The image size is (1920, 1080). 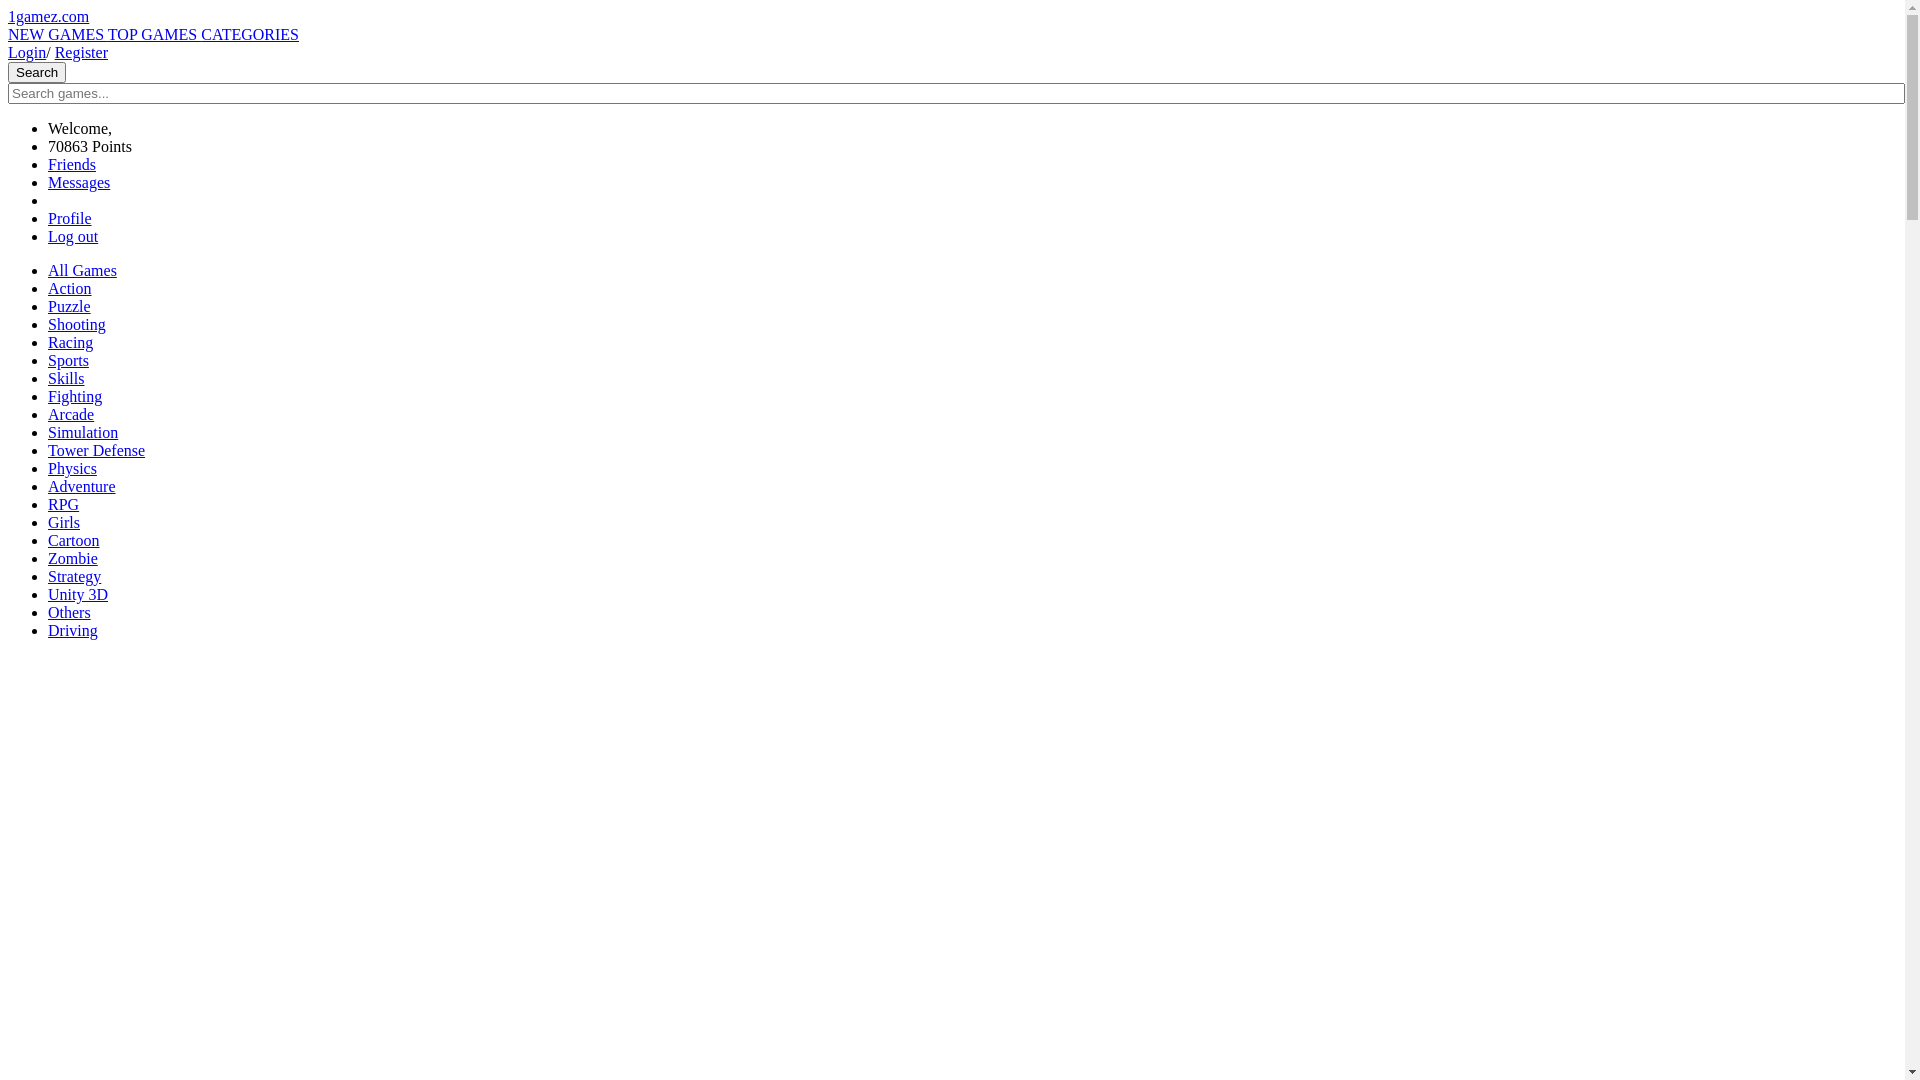 What do you see at coordinates (48, 341) in the screenshot?
I see `'Racing'` at bounding box center [48, 341].